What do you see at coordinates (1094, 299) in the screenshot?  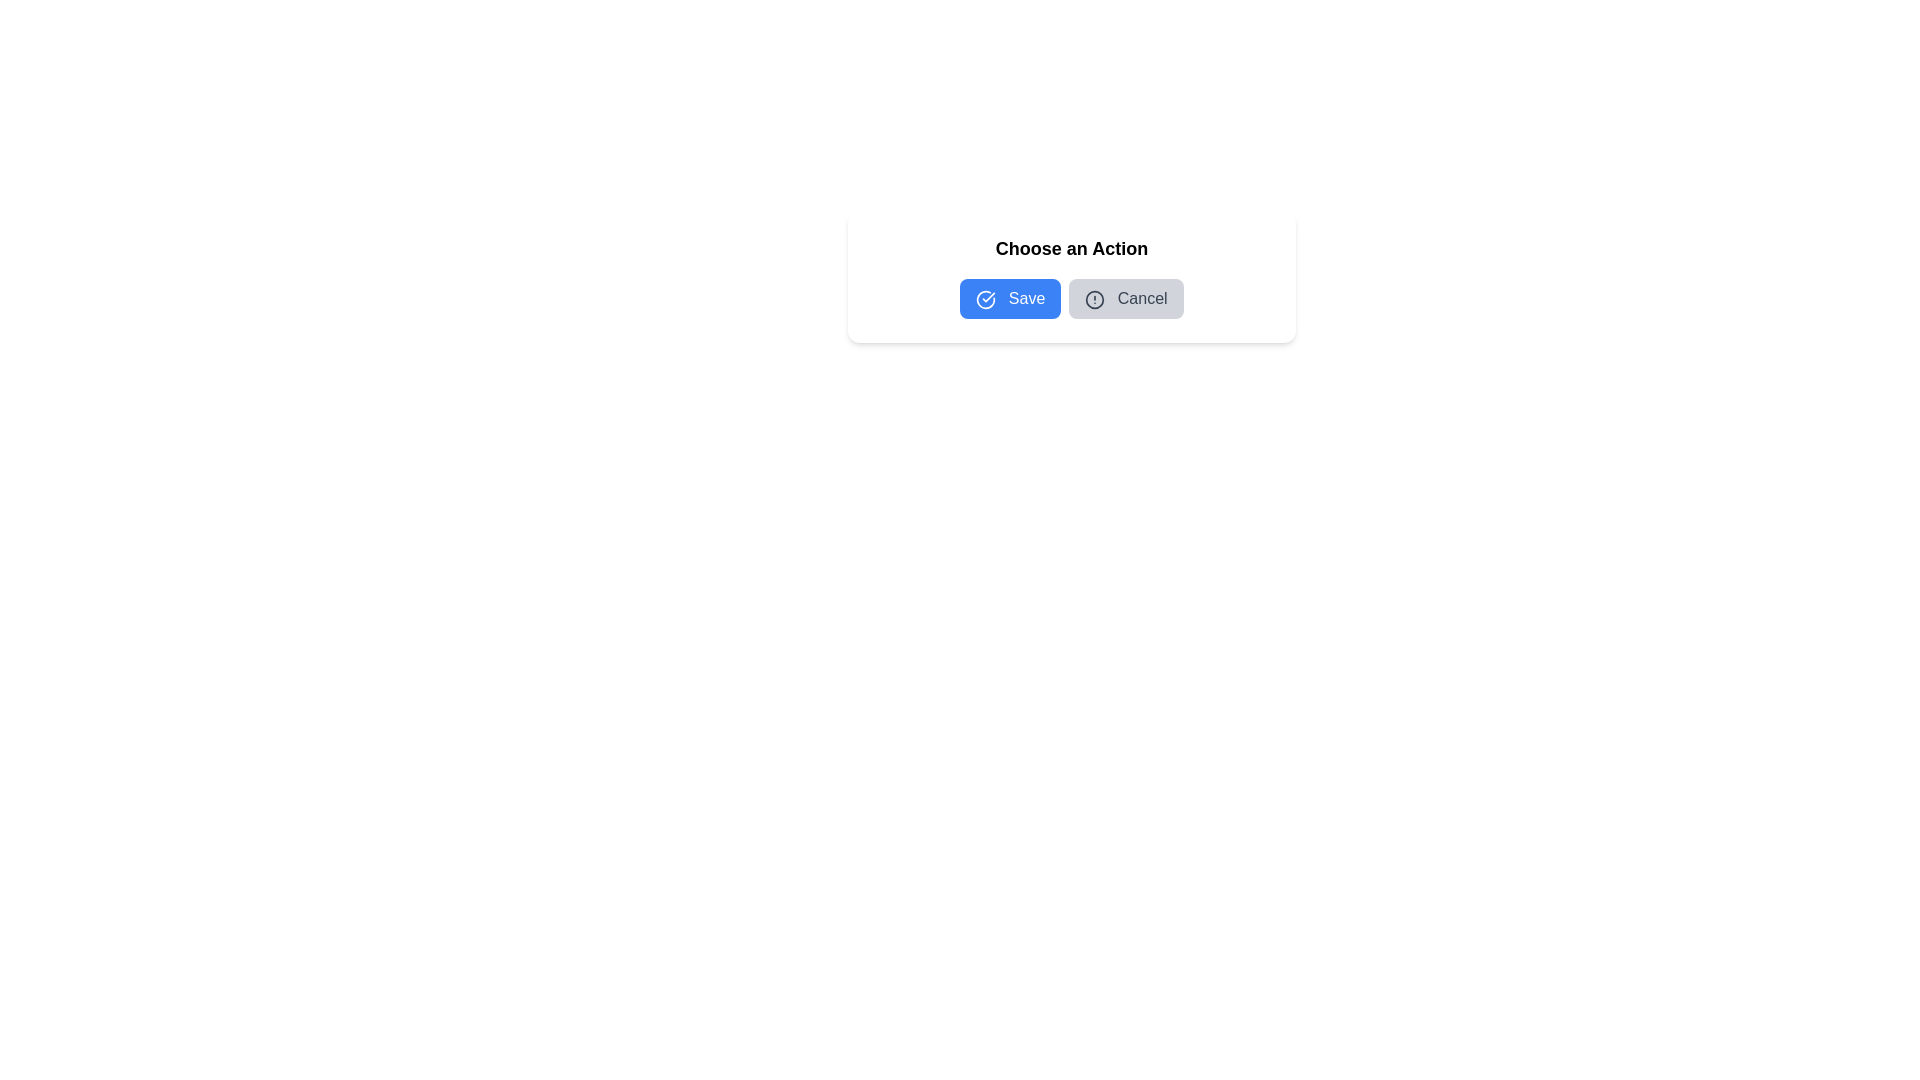 I see `the cautionary icon embedded within the 'Cancel' button, which indicates its alert-related purpose` at bounding box center [1094, 299].